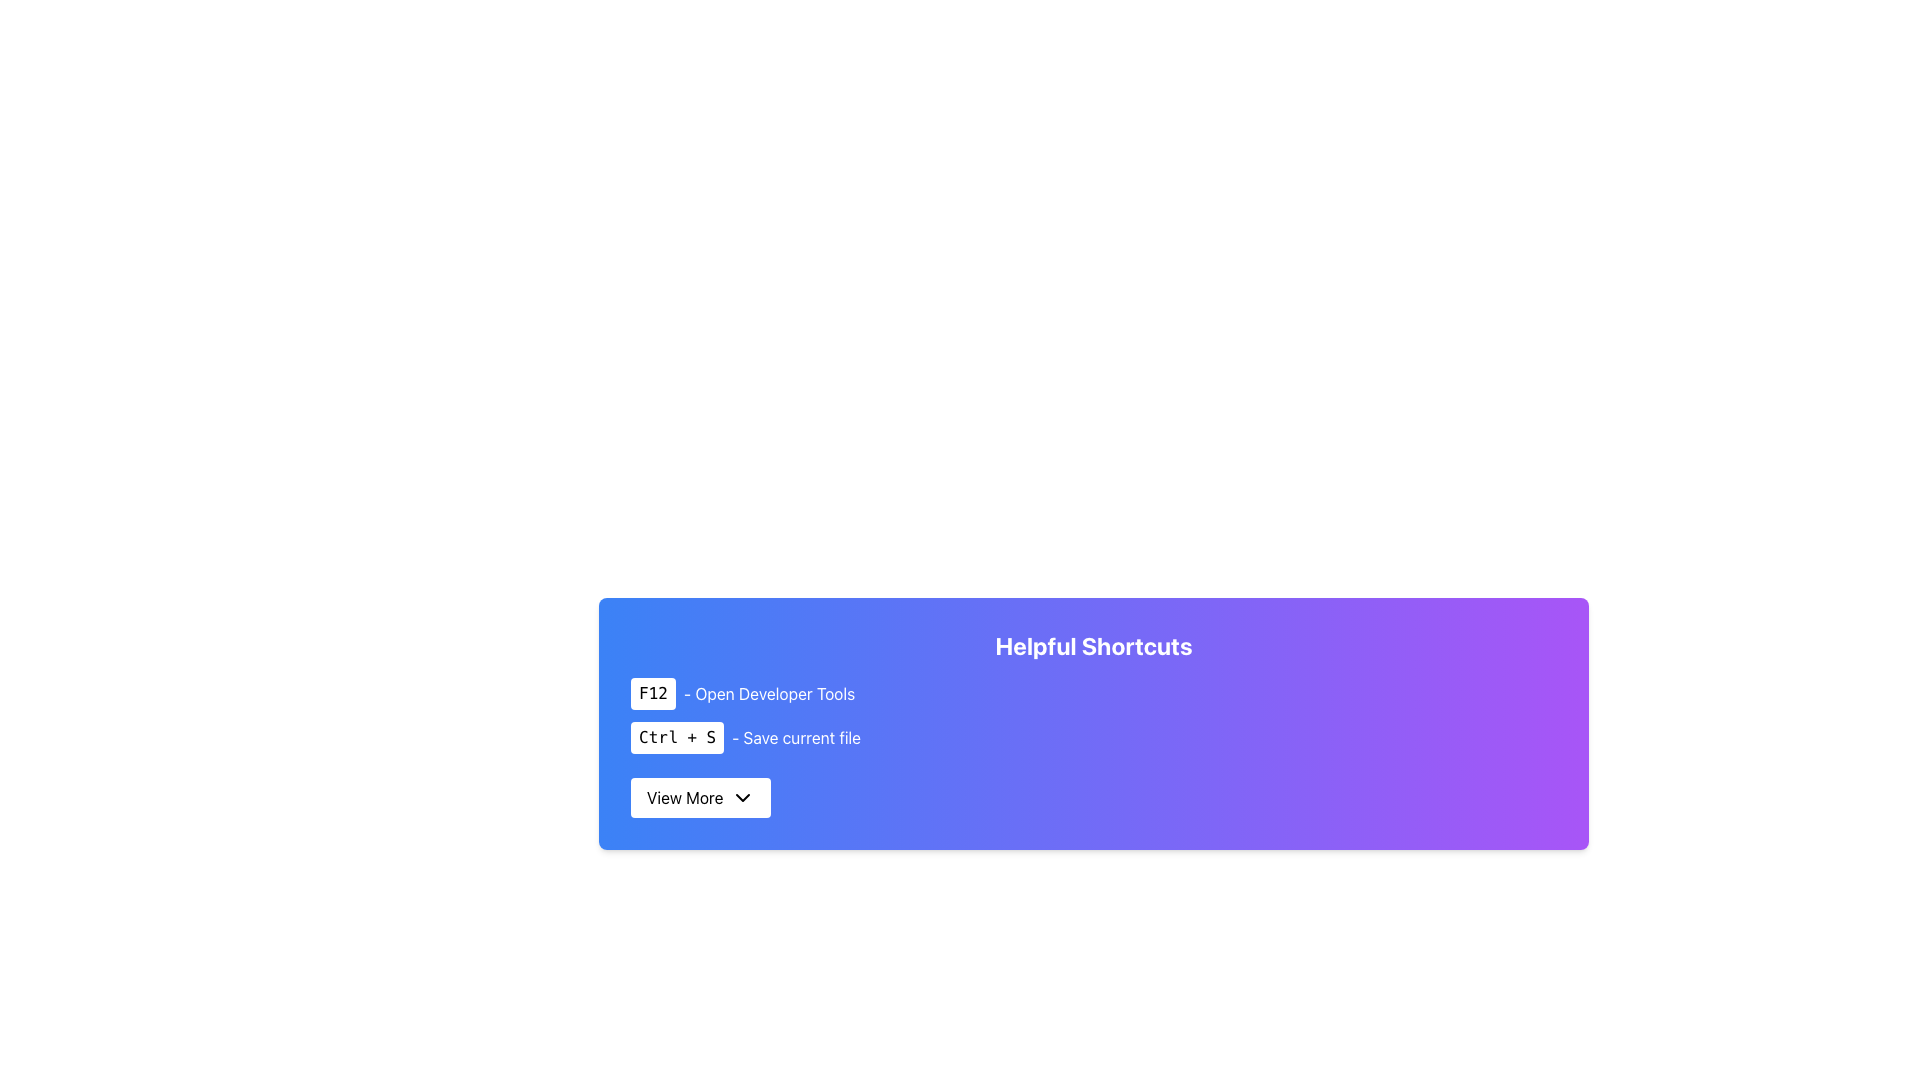 Image resolution: width=1920 pixels, height=1080 pixels. I want to click on the badge-like component displaying the text 'Ctrl + S', which is positioned below the 'F12 - Open Developer Tools' shortcut and above the 'View More' button, so click(677, 737).